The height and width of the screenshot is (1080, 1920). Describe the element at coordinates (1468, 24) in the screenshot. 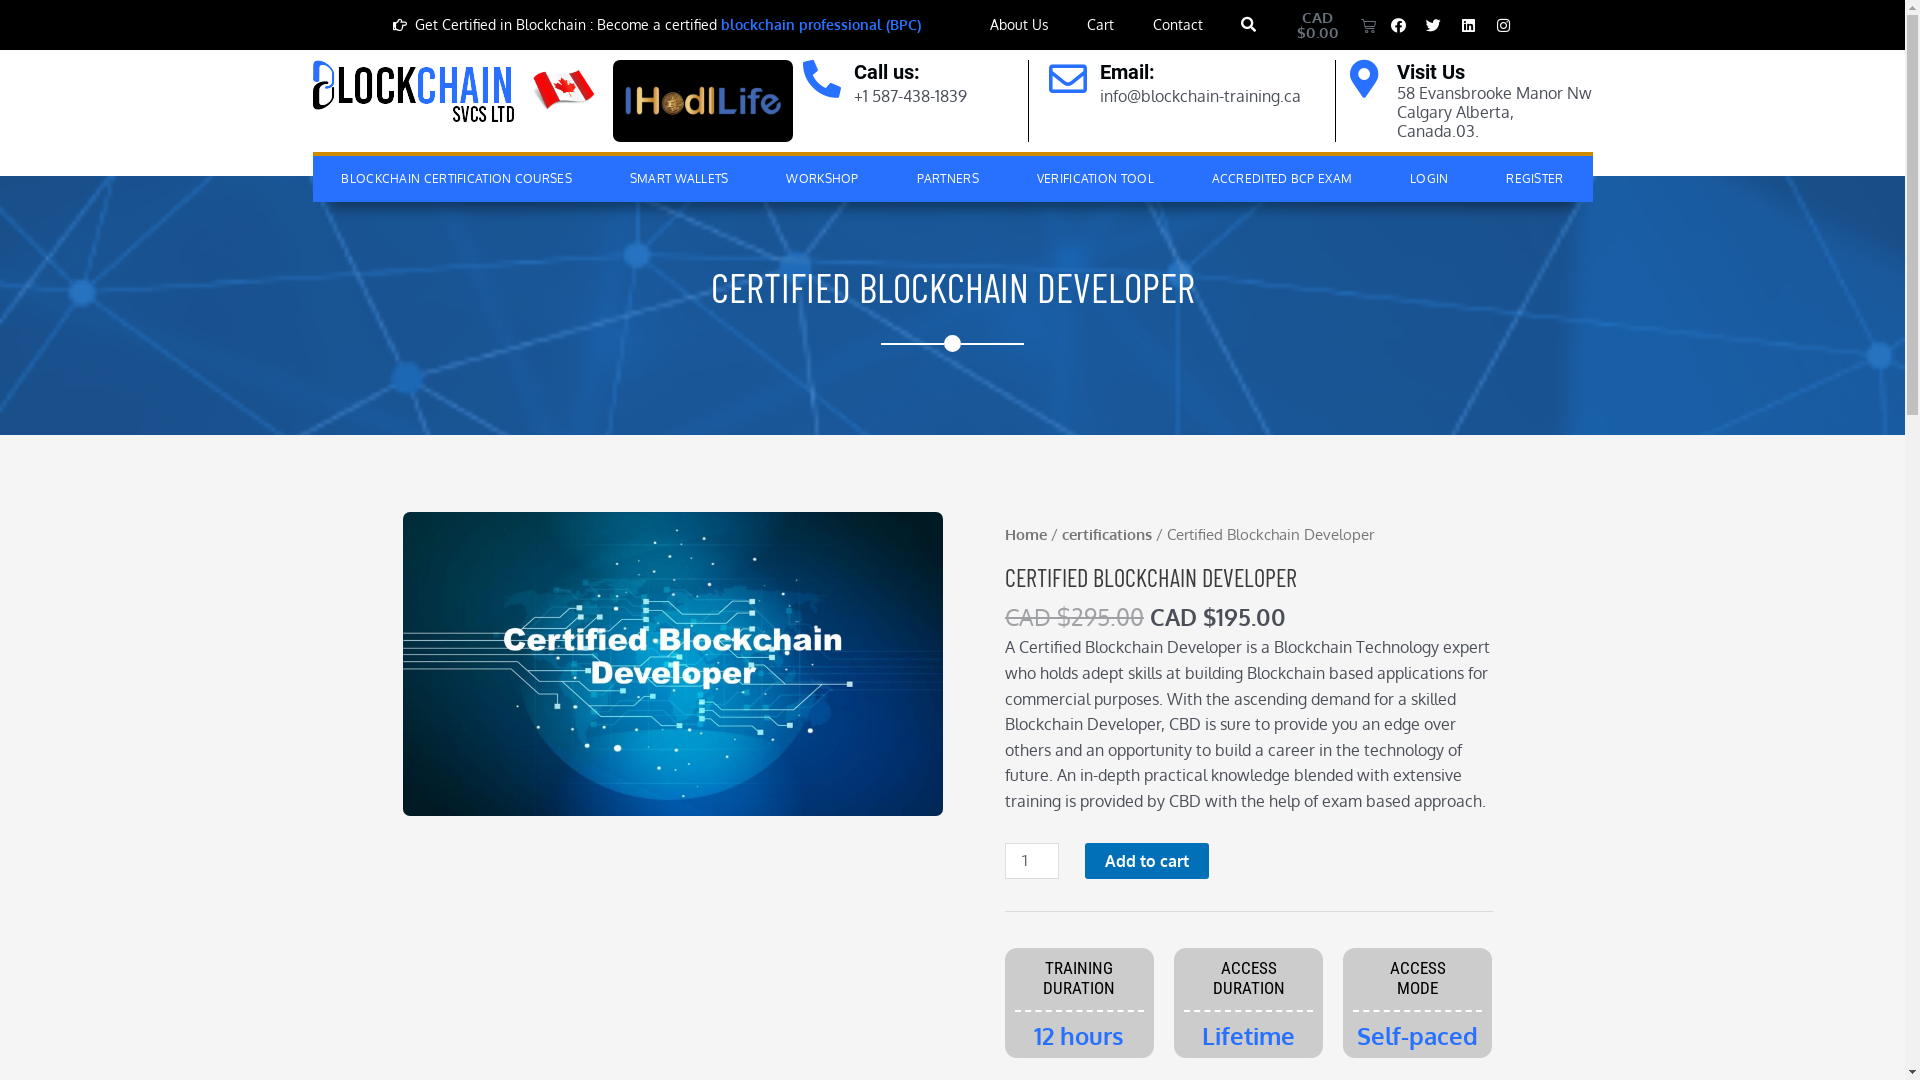

I see `'Linkedin'` at that location.